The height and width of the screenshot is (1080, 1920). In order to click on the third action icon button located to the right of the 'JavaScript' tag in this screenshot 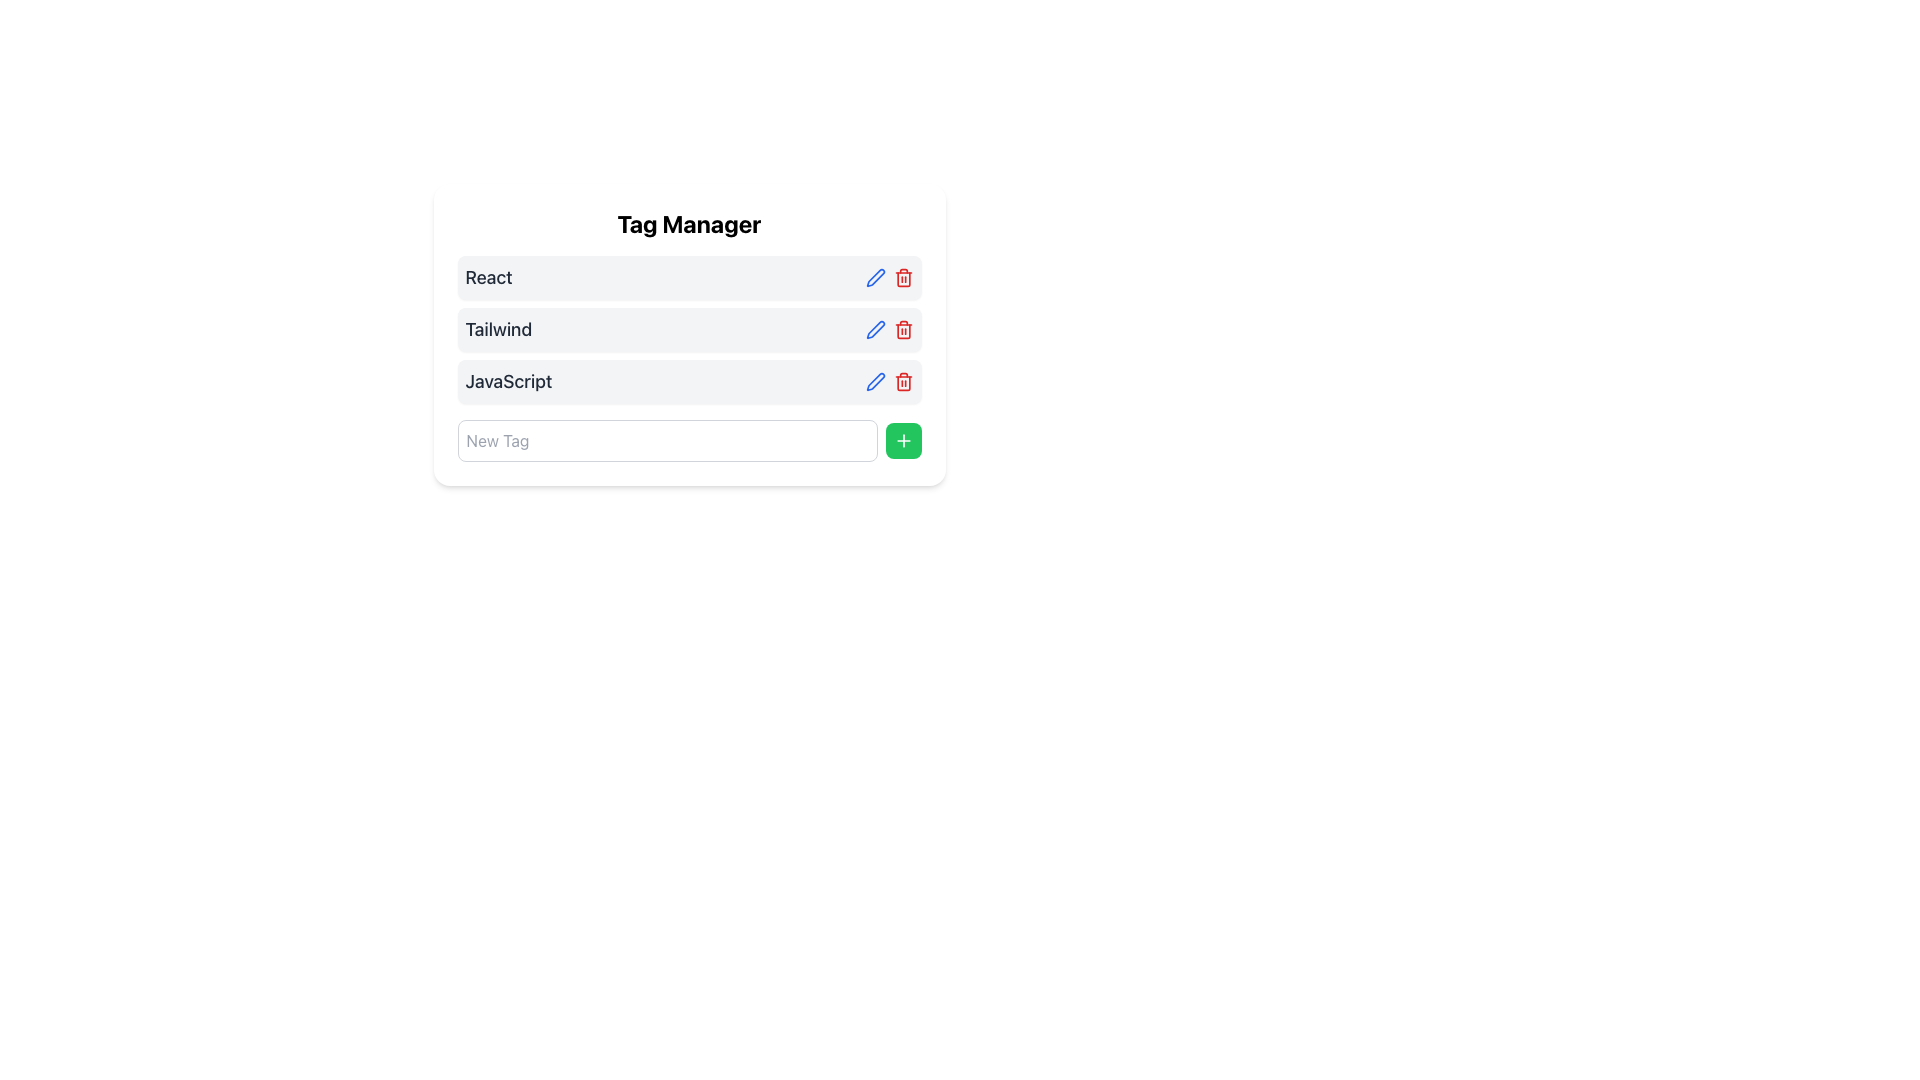, I will do `click(902, 381)`.